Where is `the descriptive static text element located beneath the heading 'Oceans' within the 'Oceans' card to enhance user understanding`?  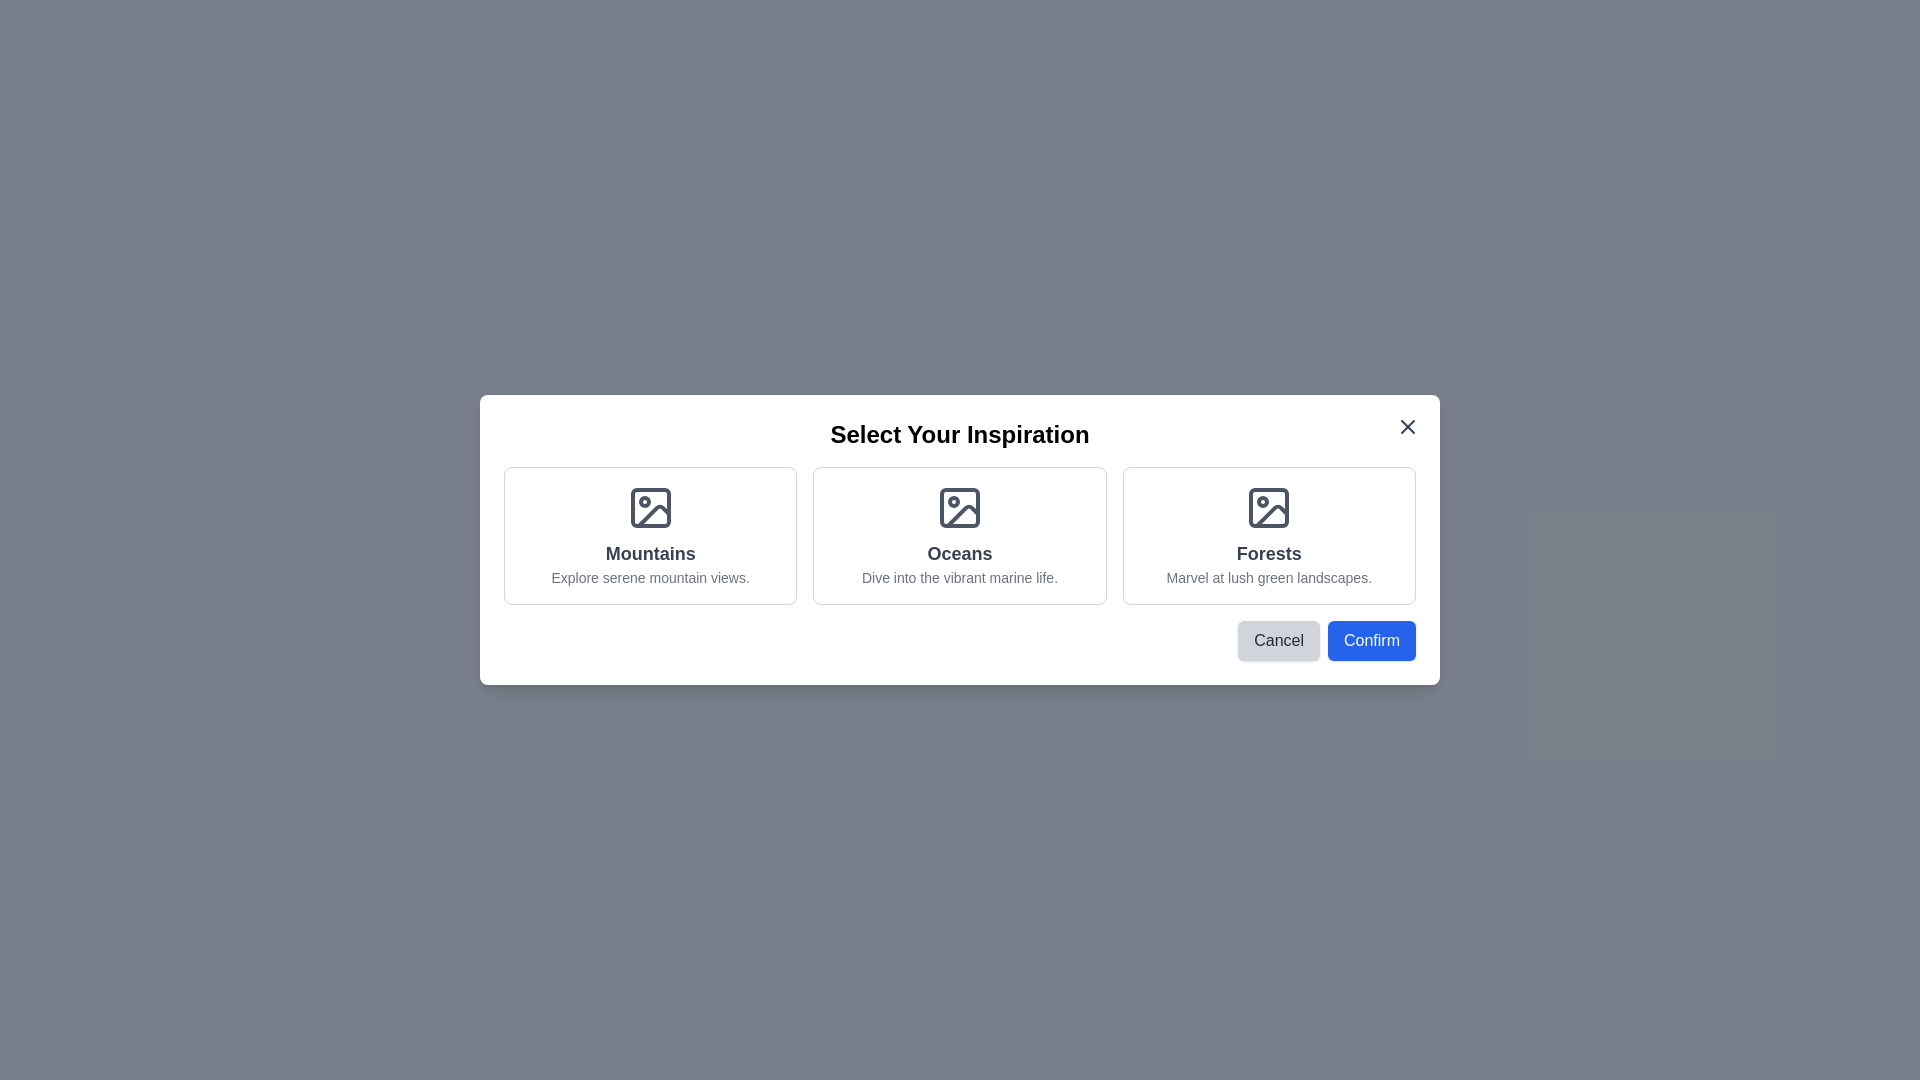
the descriptive static text element located beneath the heading 'Oceans' within the 'Oceans' card to enhance user understanding is located at coordinates (960, 578).